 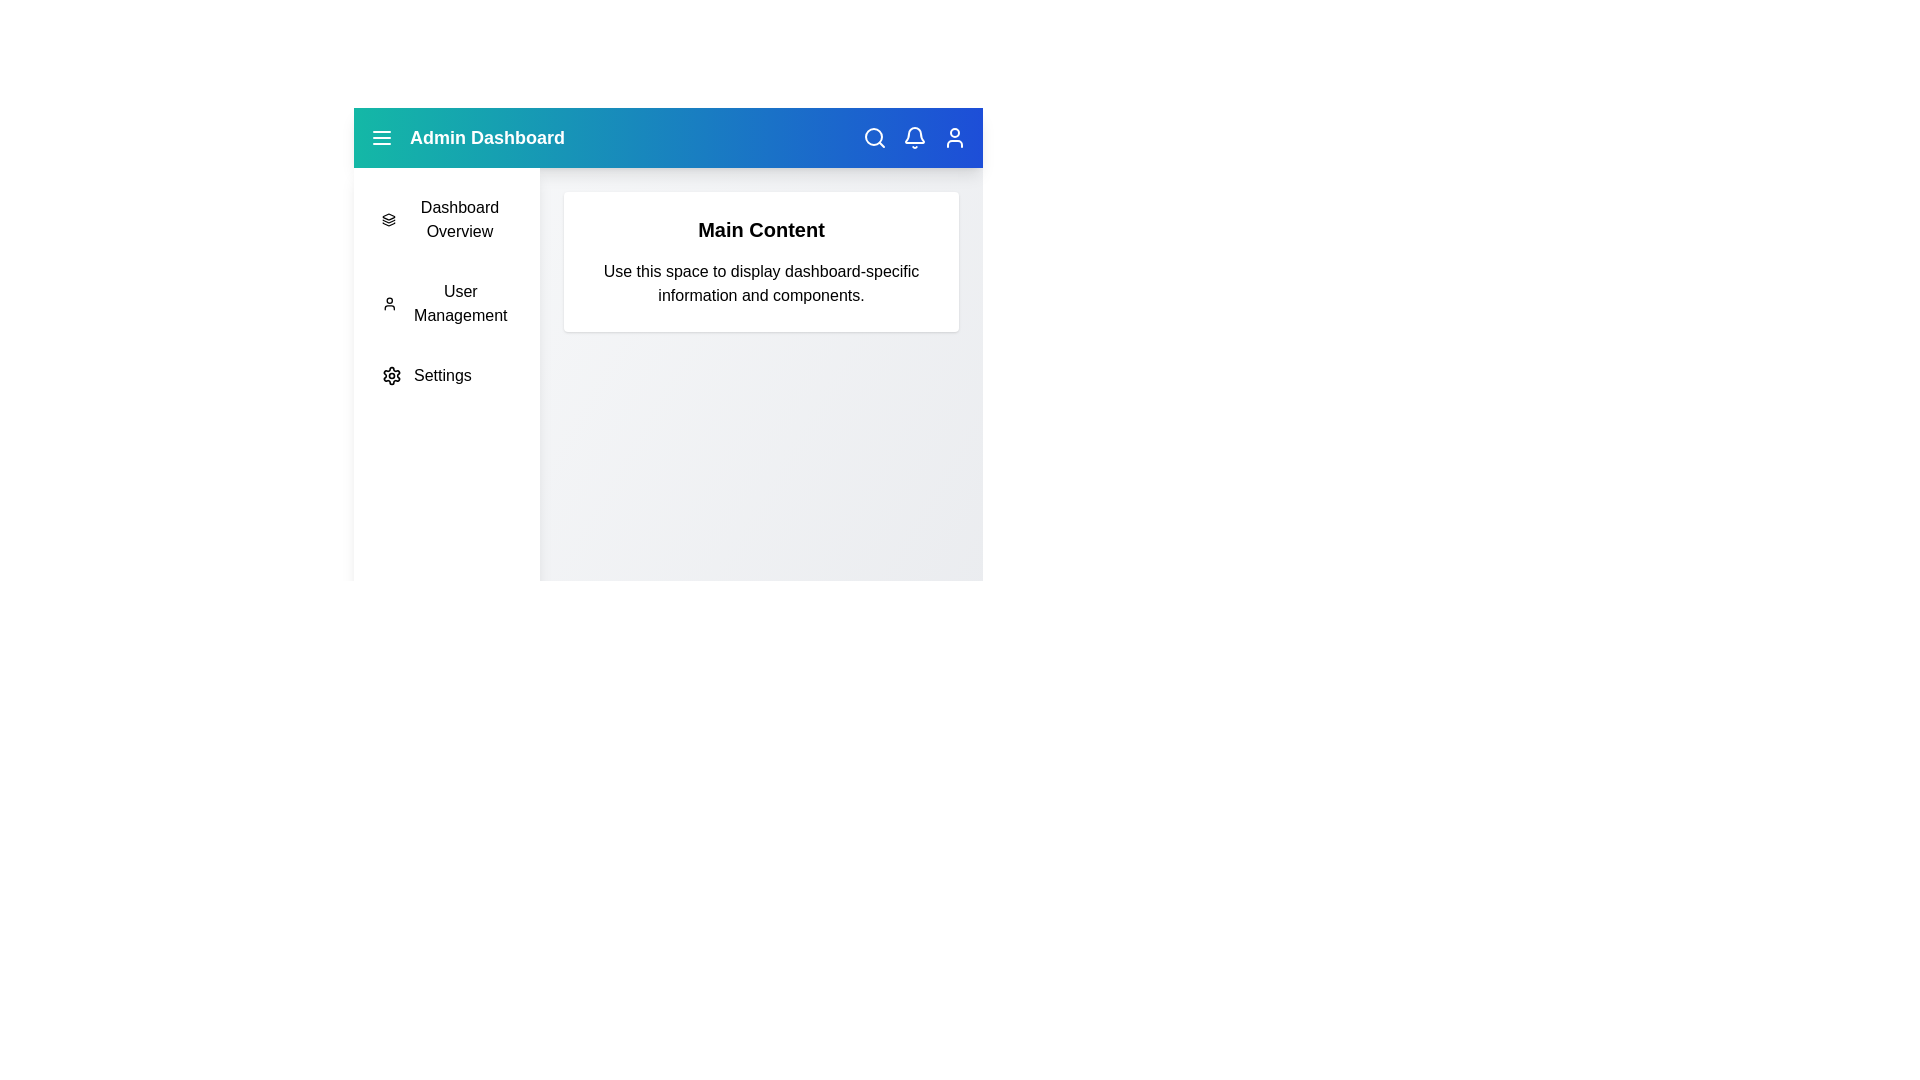 I want to click on the sidebar menu item 'User Management' to navigate to the corresponding section, so click(x=445, y=304).